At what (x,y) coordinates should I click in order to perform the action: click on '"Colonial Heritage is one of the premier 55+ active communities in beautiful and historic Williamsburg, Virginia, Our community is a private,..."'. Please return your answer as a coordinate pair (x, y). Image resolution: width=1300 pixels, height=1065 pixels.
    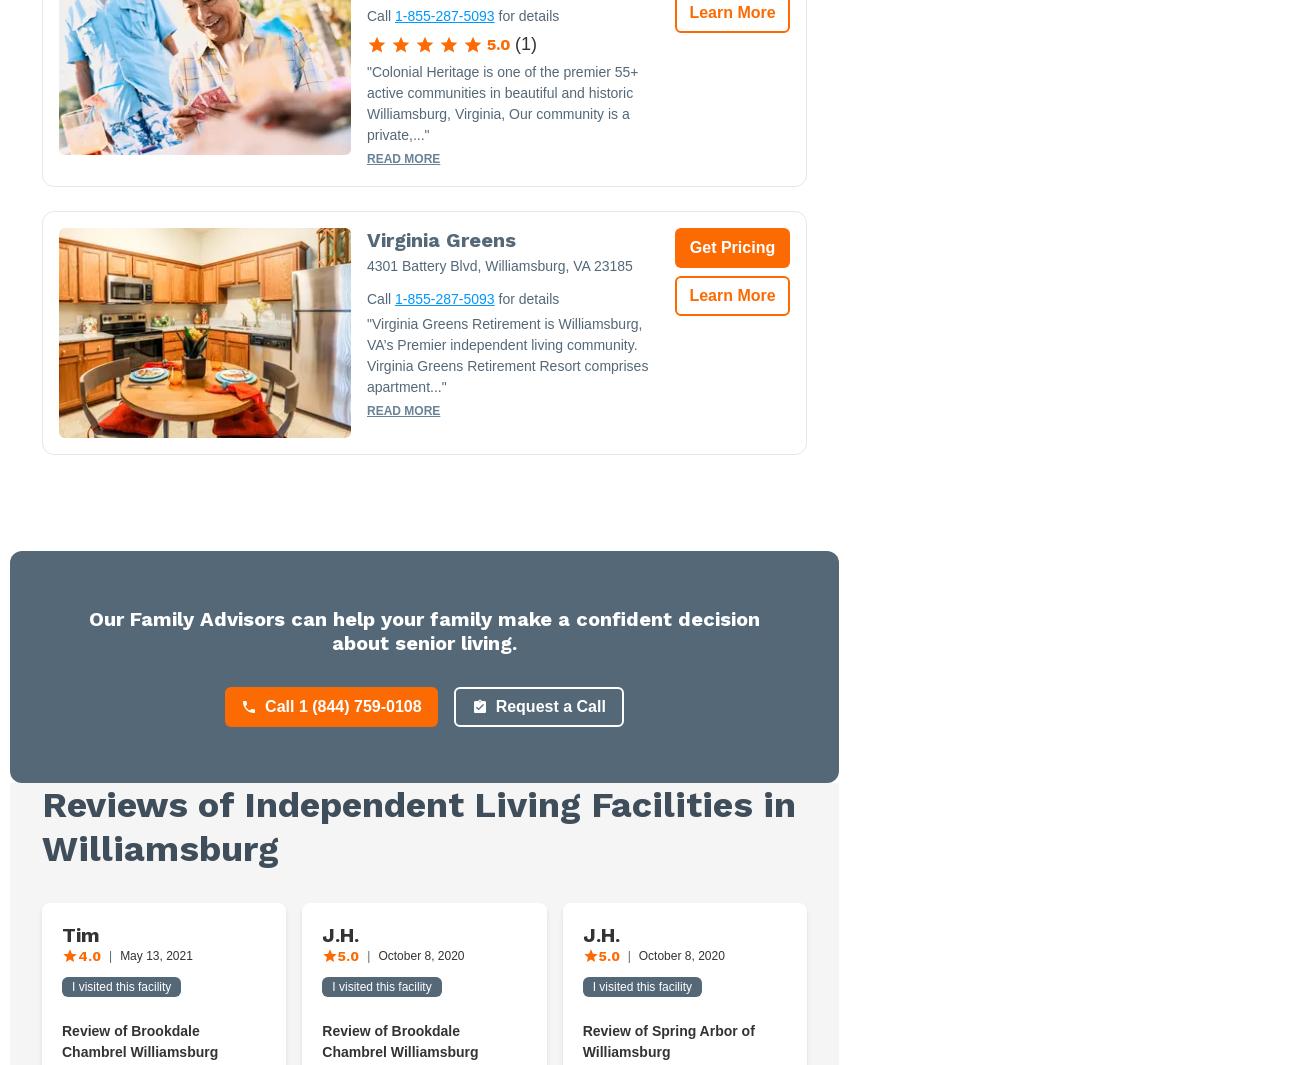
    Looking at the image, I should click on (502, 102).